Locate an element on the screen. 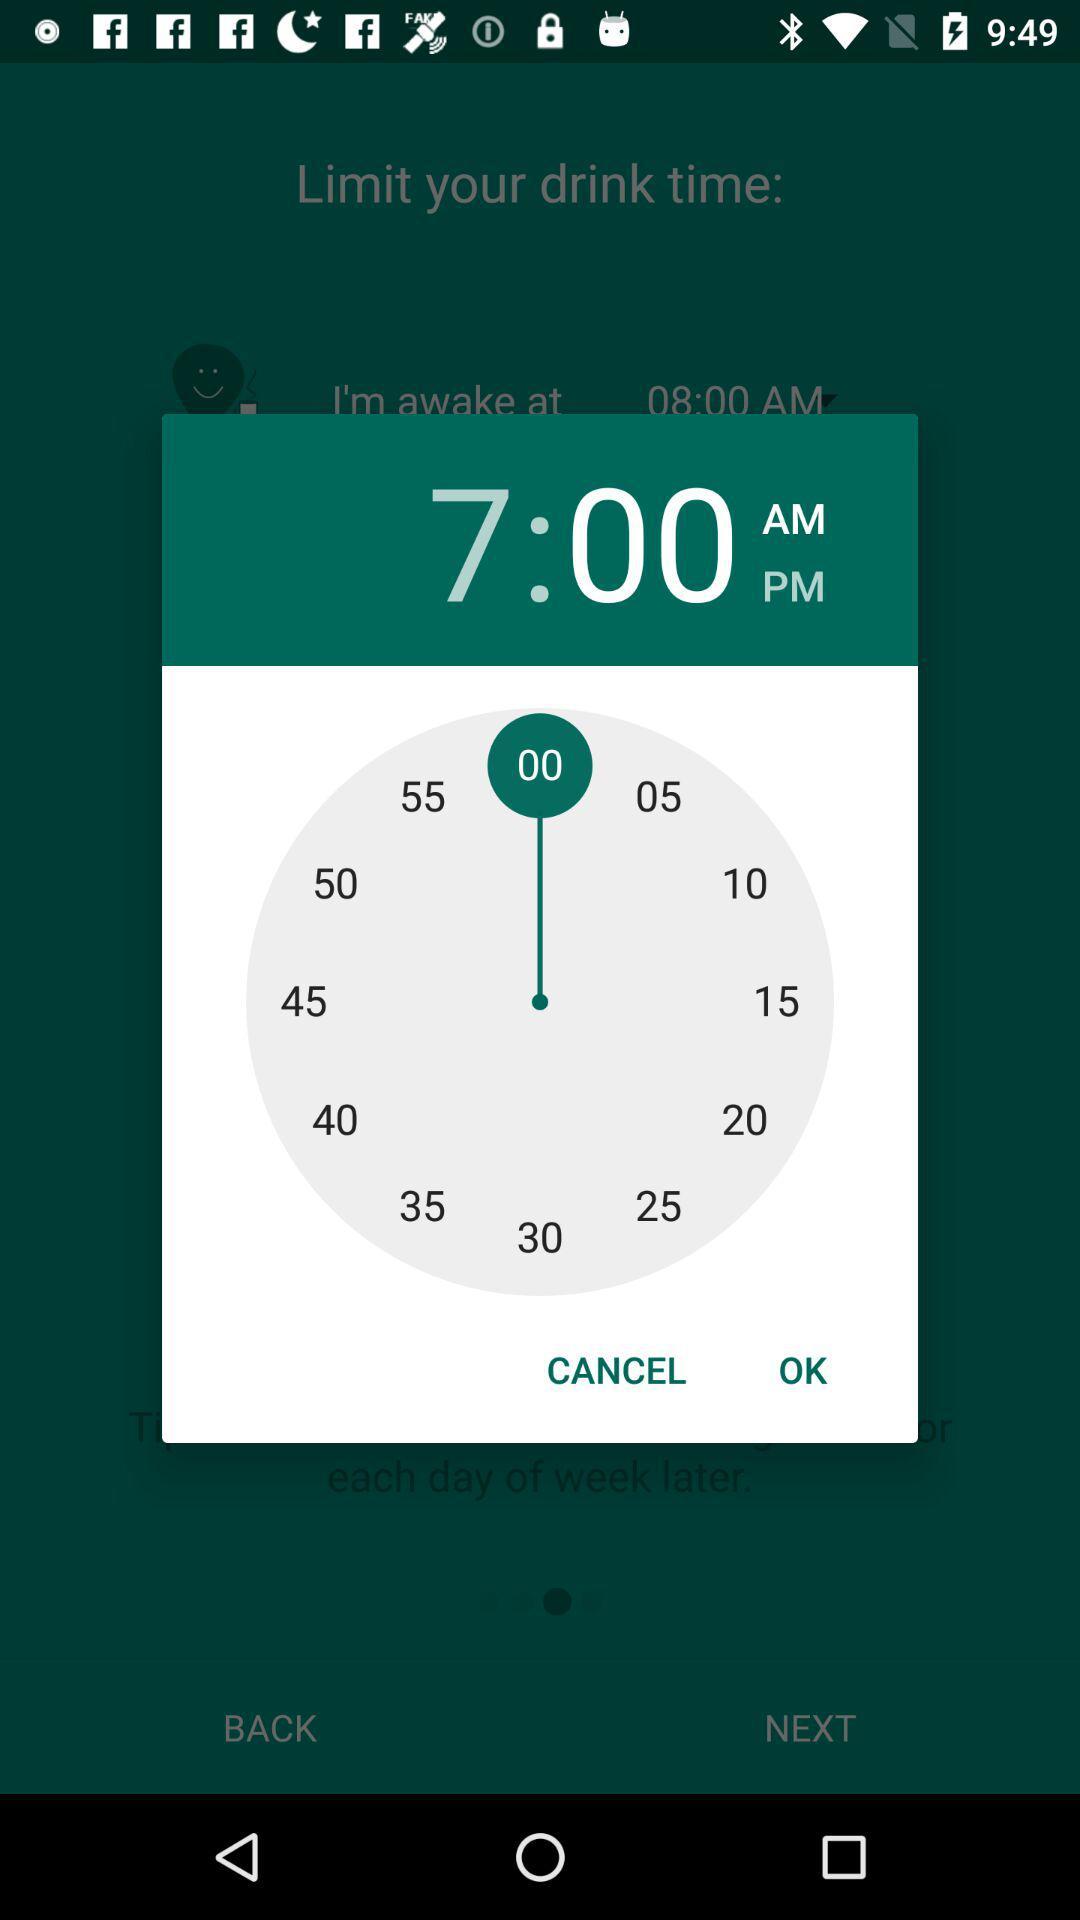 This screenshot has width=1080, height=1920. the icon at the bottom right corner is located at coordinates (801, 1368).